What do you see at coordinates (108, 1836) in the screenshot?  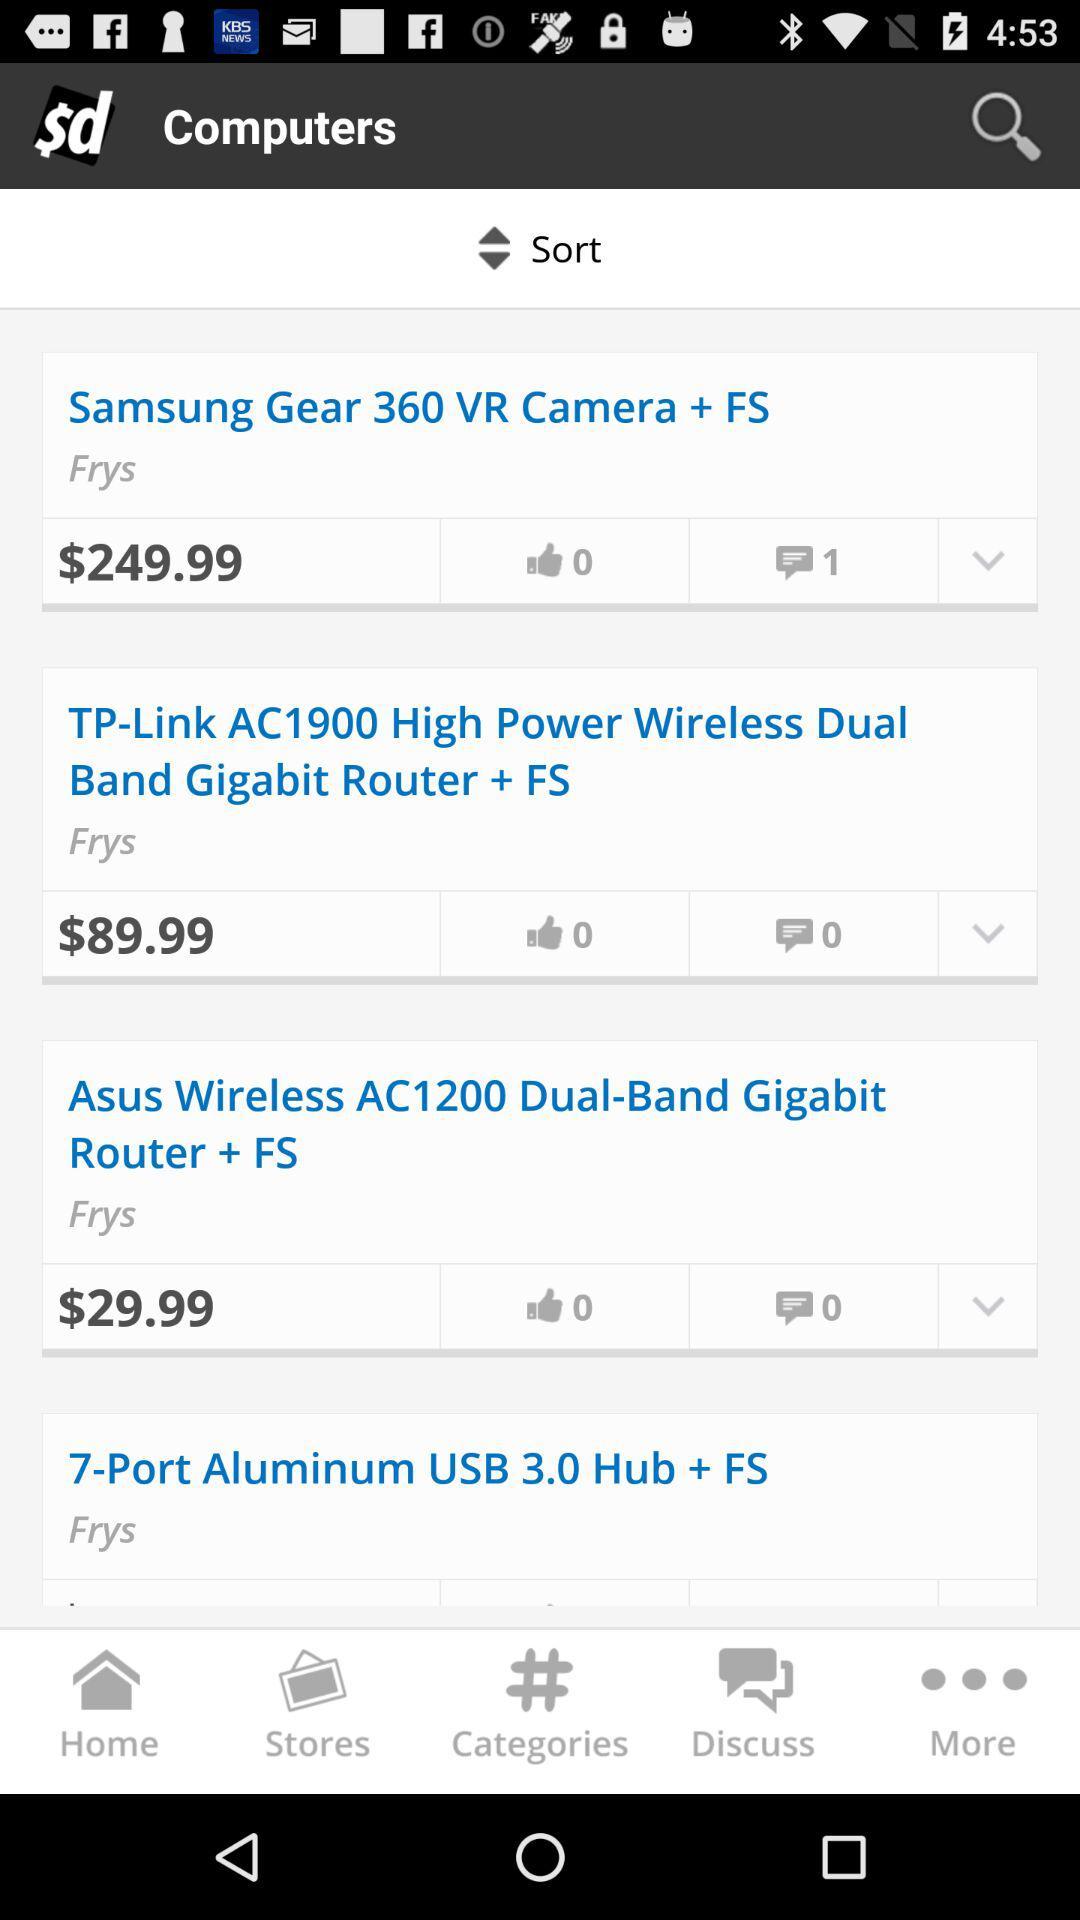 I see `the home icon` at bounding box center [108, 1836].